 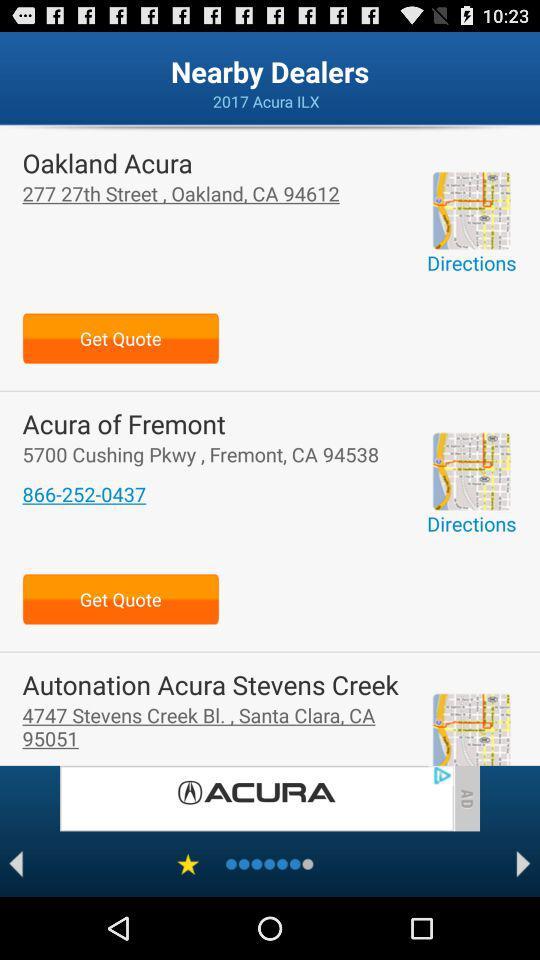 I want to click on zoom in to directions, so click(x=471, y=471).